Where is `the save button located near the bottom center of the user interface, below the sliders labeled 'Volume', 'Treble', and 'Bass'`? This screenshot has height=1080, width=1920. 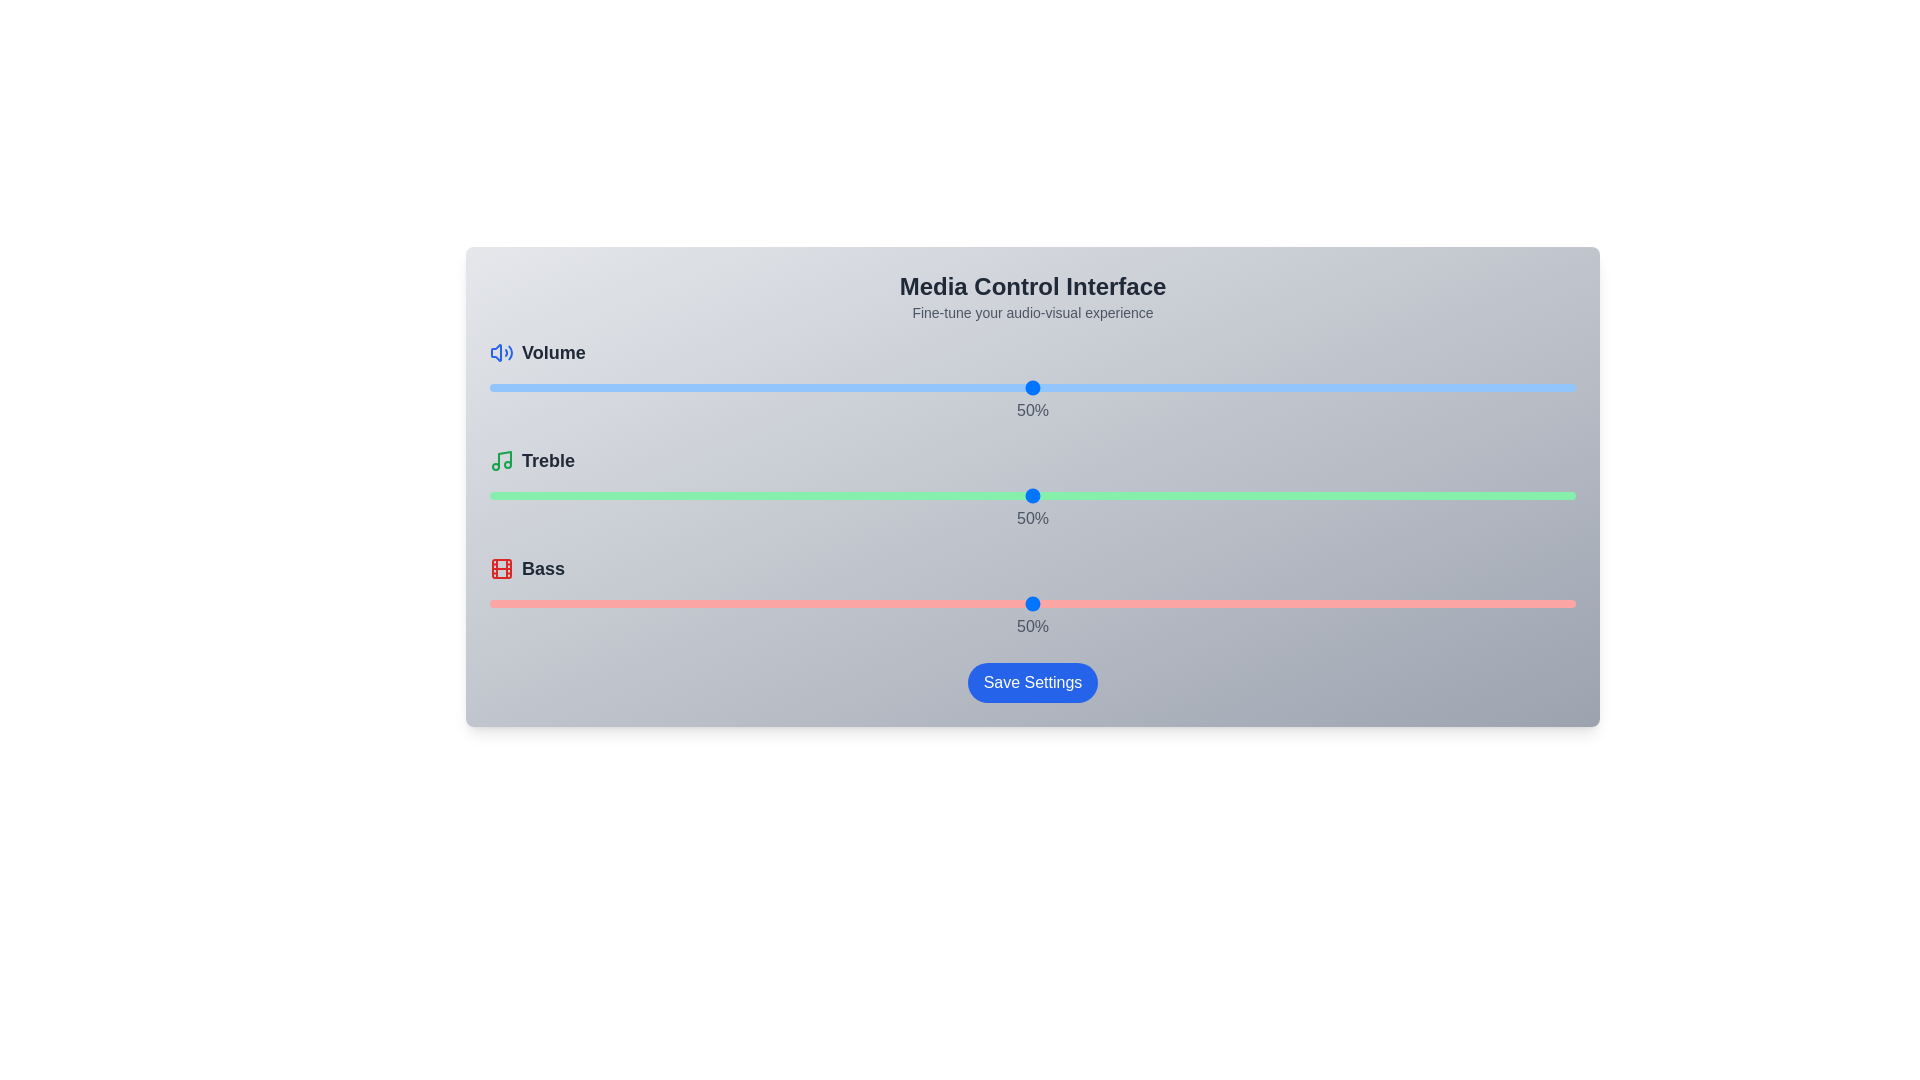
the save button located near the bottom center of the user interface, below the sliders labeled 'Volume', 'Treble', and 'Bass' is located at coordinates (1032, 681).